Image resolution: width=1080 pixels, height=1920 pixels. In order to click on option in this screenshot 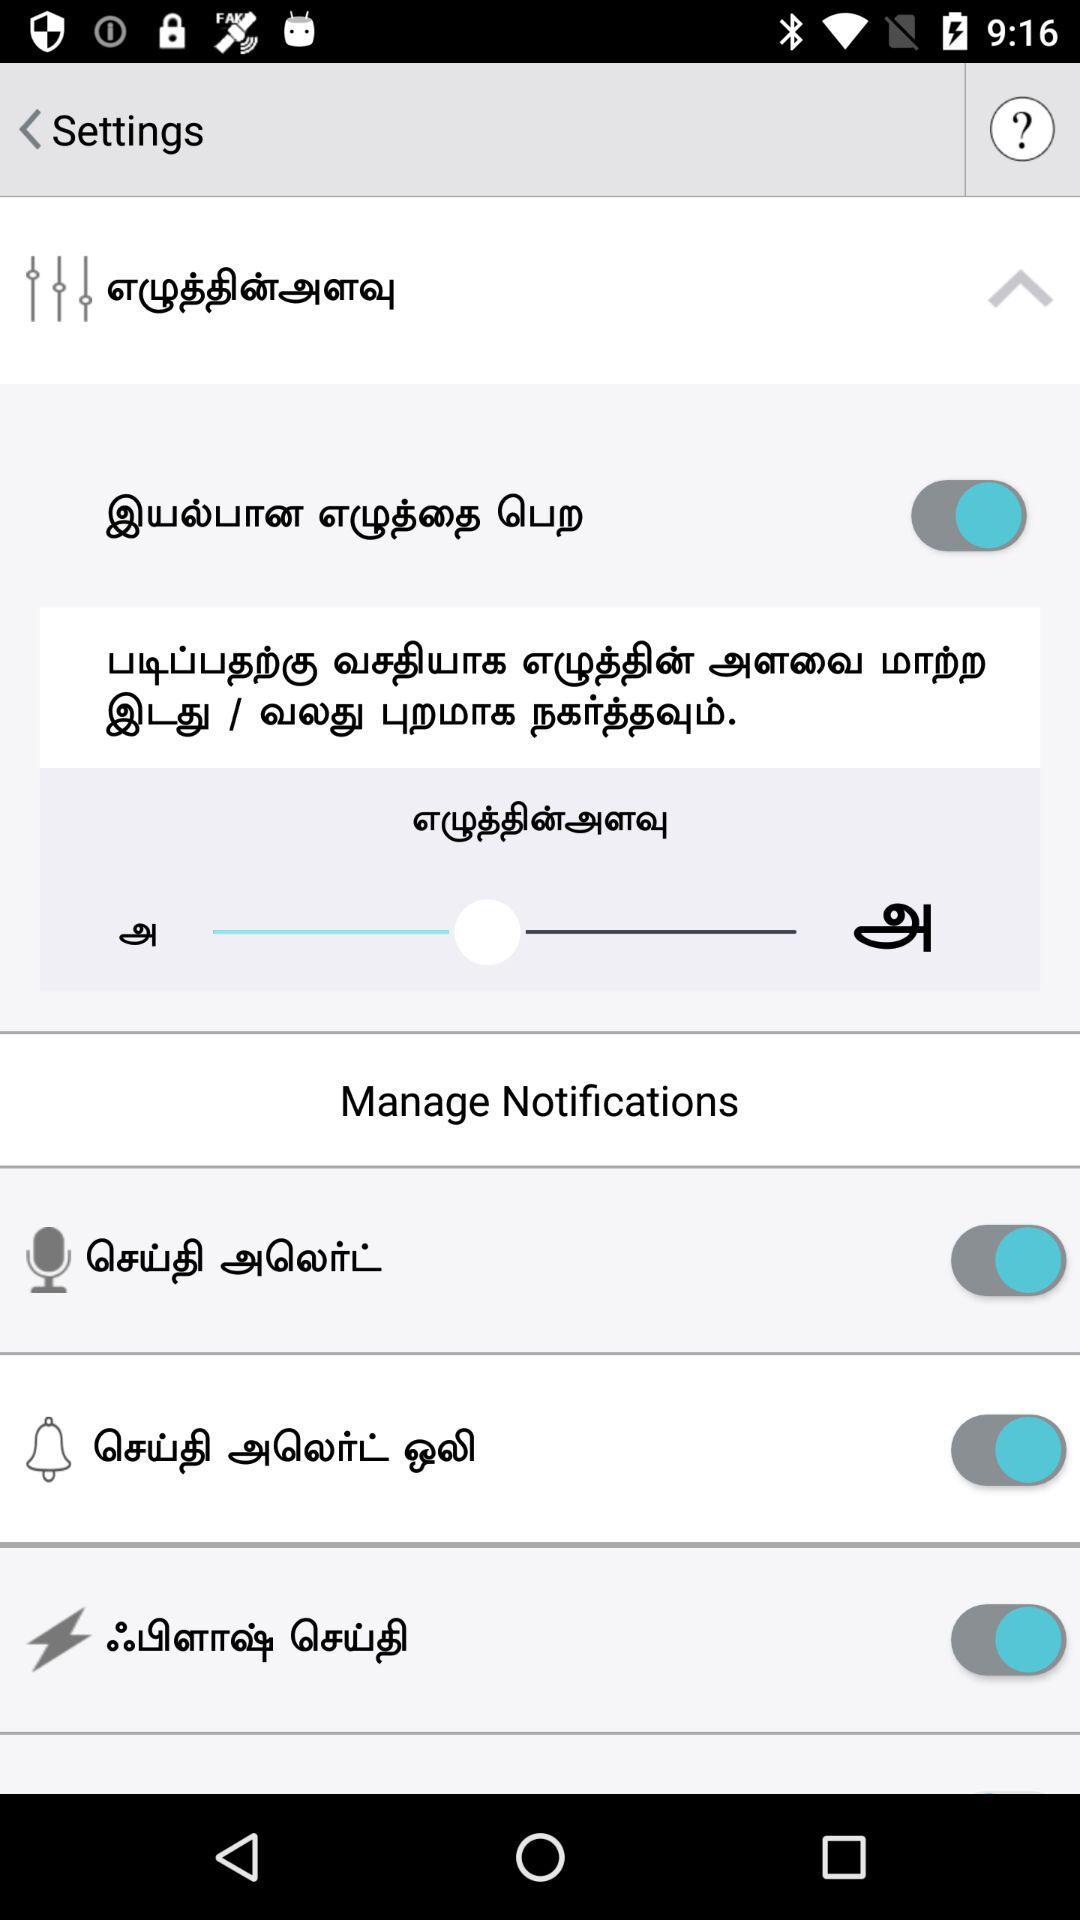, I will do `click(1008, 1639)`.